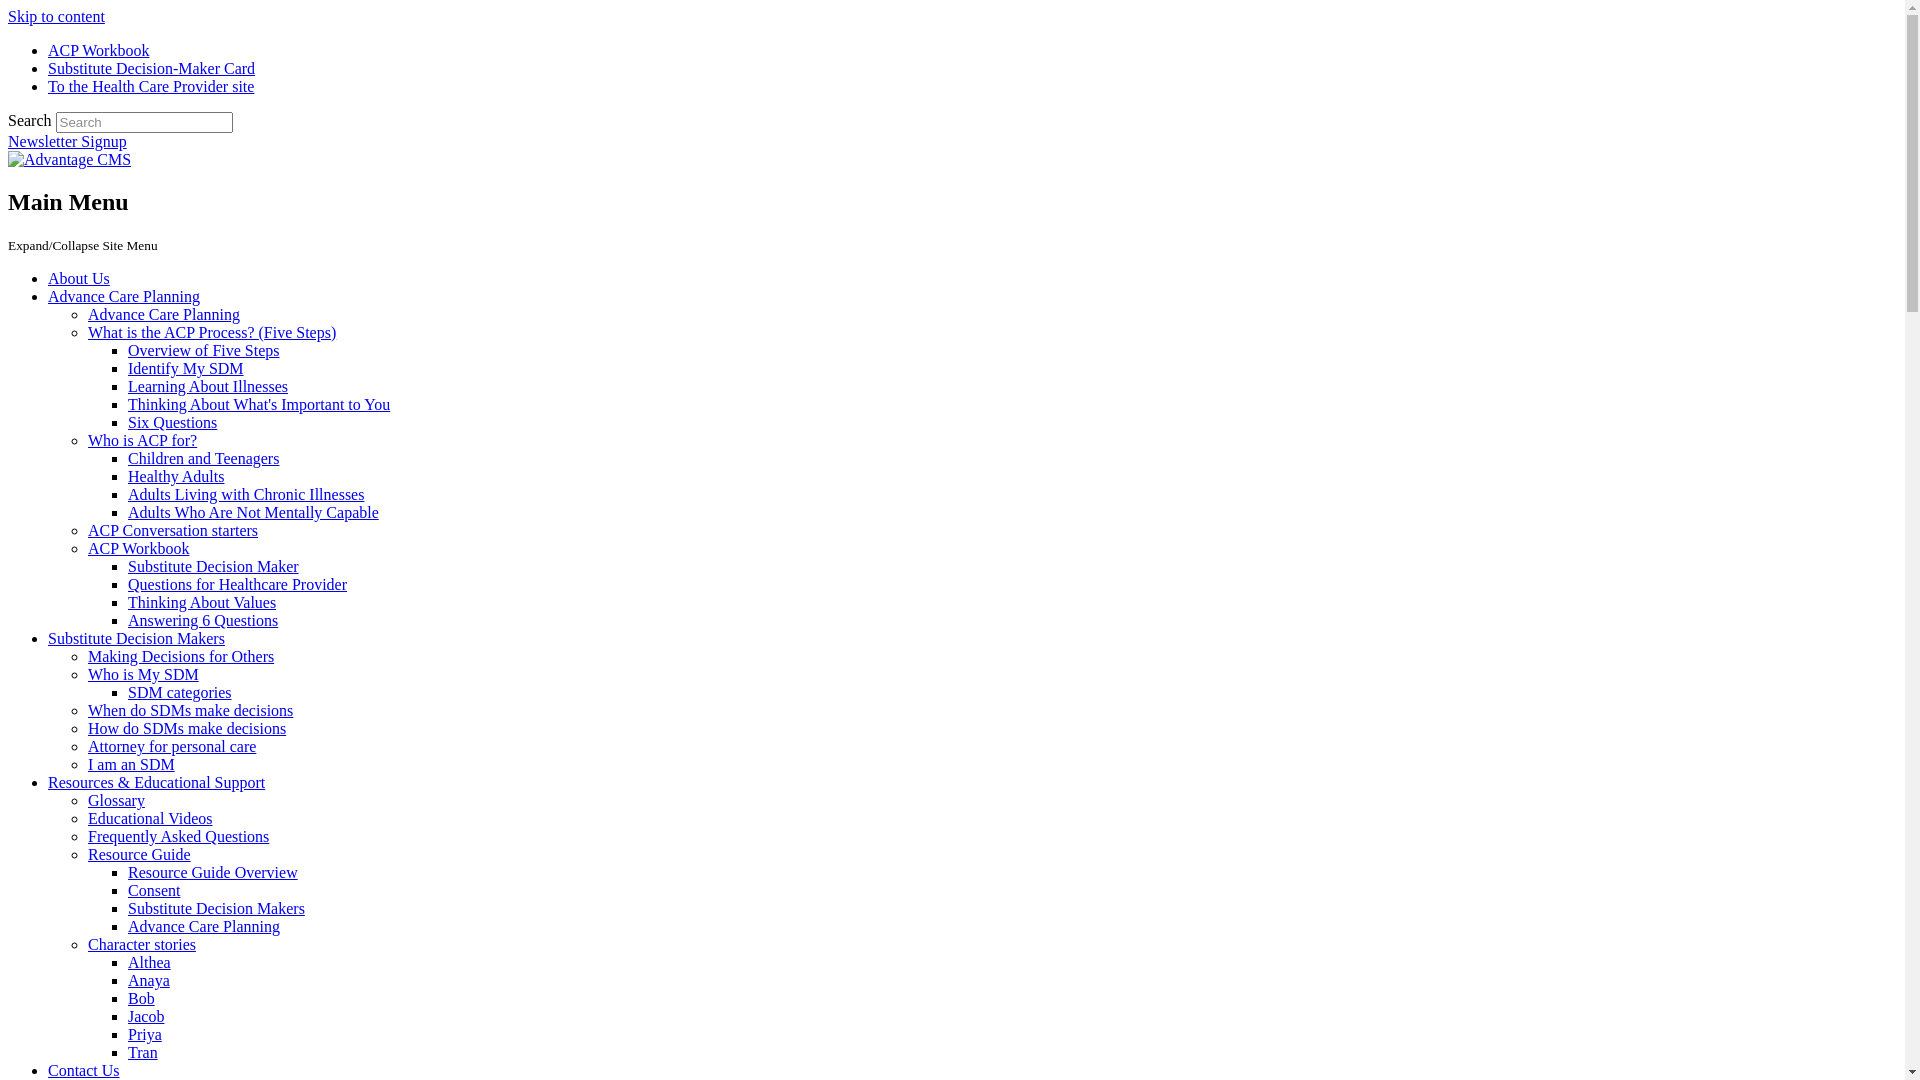 The image size is (1920, 1080). I want to click on 'Resources & Educational Support', so click(155, 781).